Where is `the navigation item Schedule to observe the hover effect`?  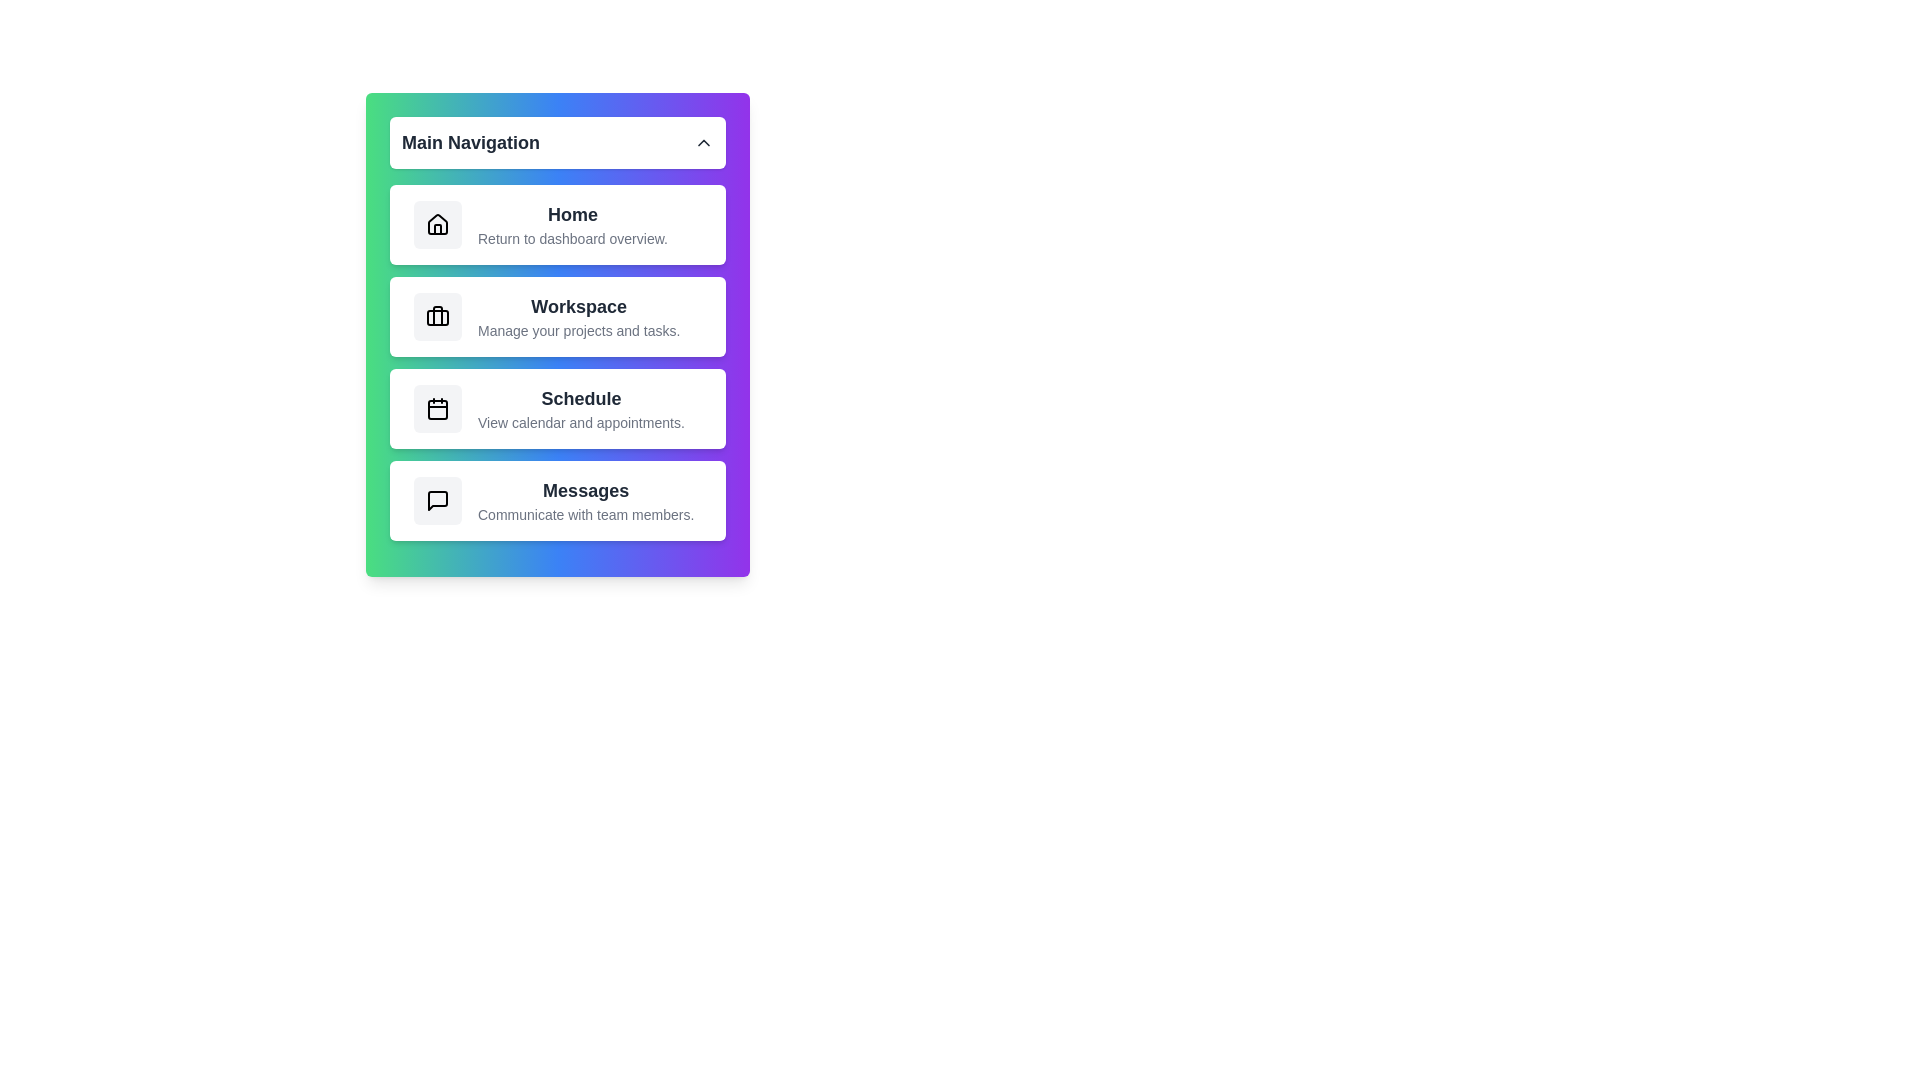 the navigation item Schedule to observe the hover effect is located at coordinates (557, 407).